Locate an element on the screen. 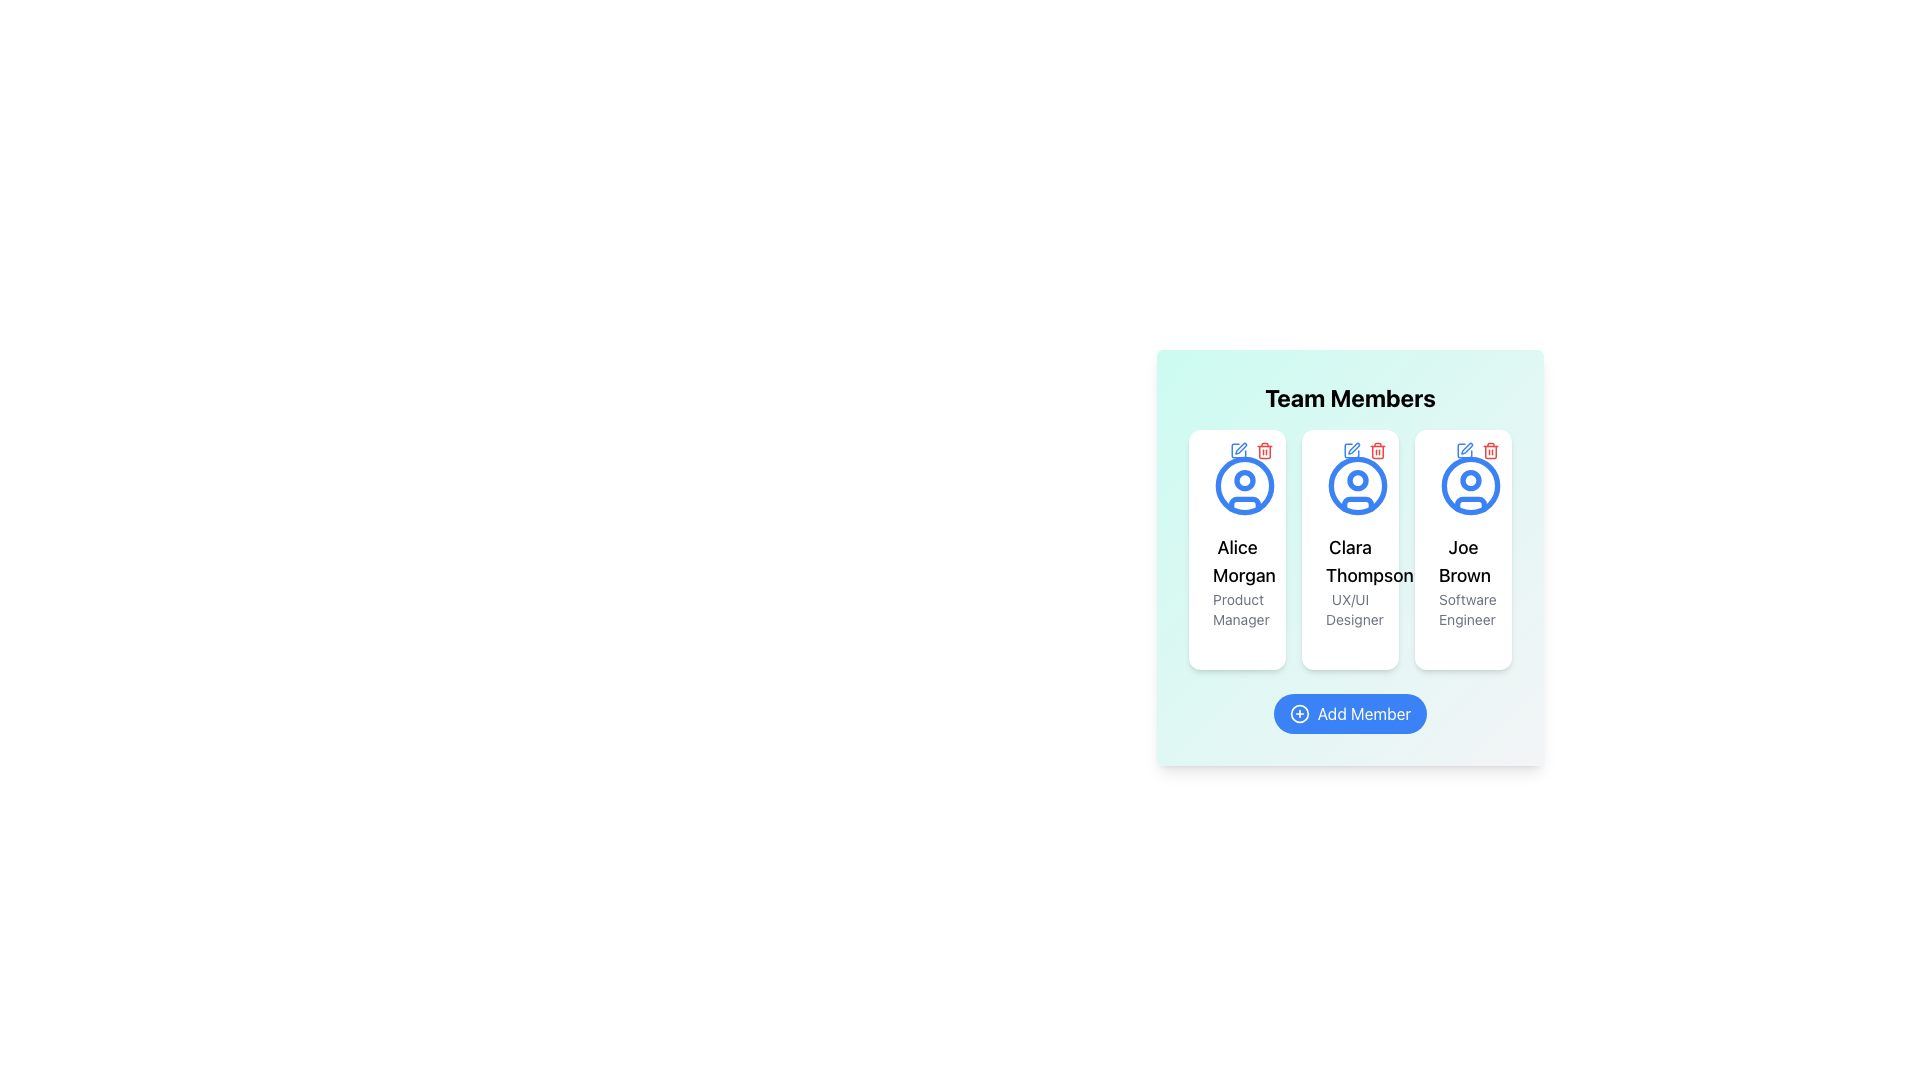 The width and height of the screenshot is (1920, 1080). the text label displaying the role or title associated with the user 'Alice Morgan', located at the bottom section of the user card in the 'Team Members' section is located at coordinates (1236, 608).